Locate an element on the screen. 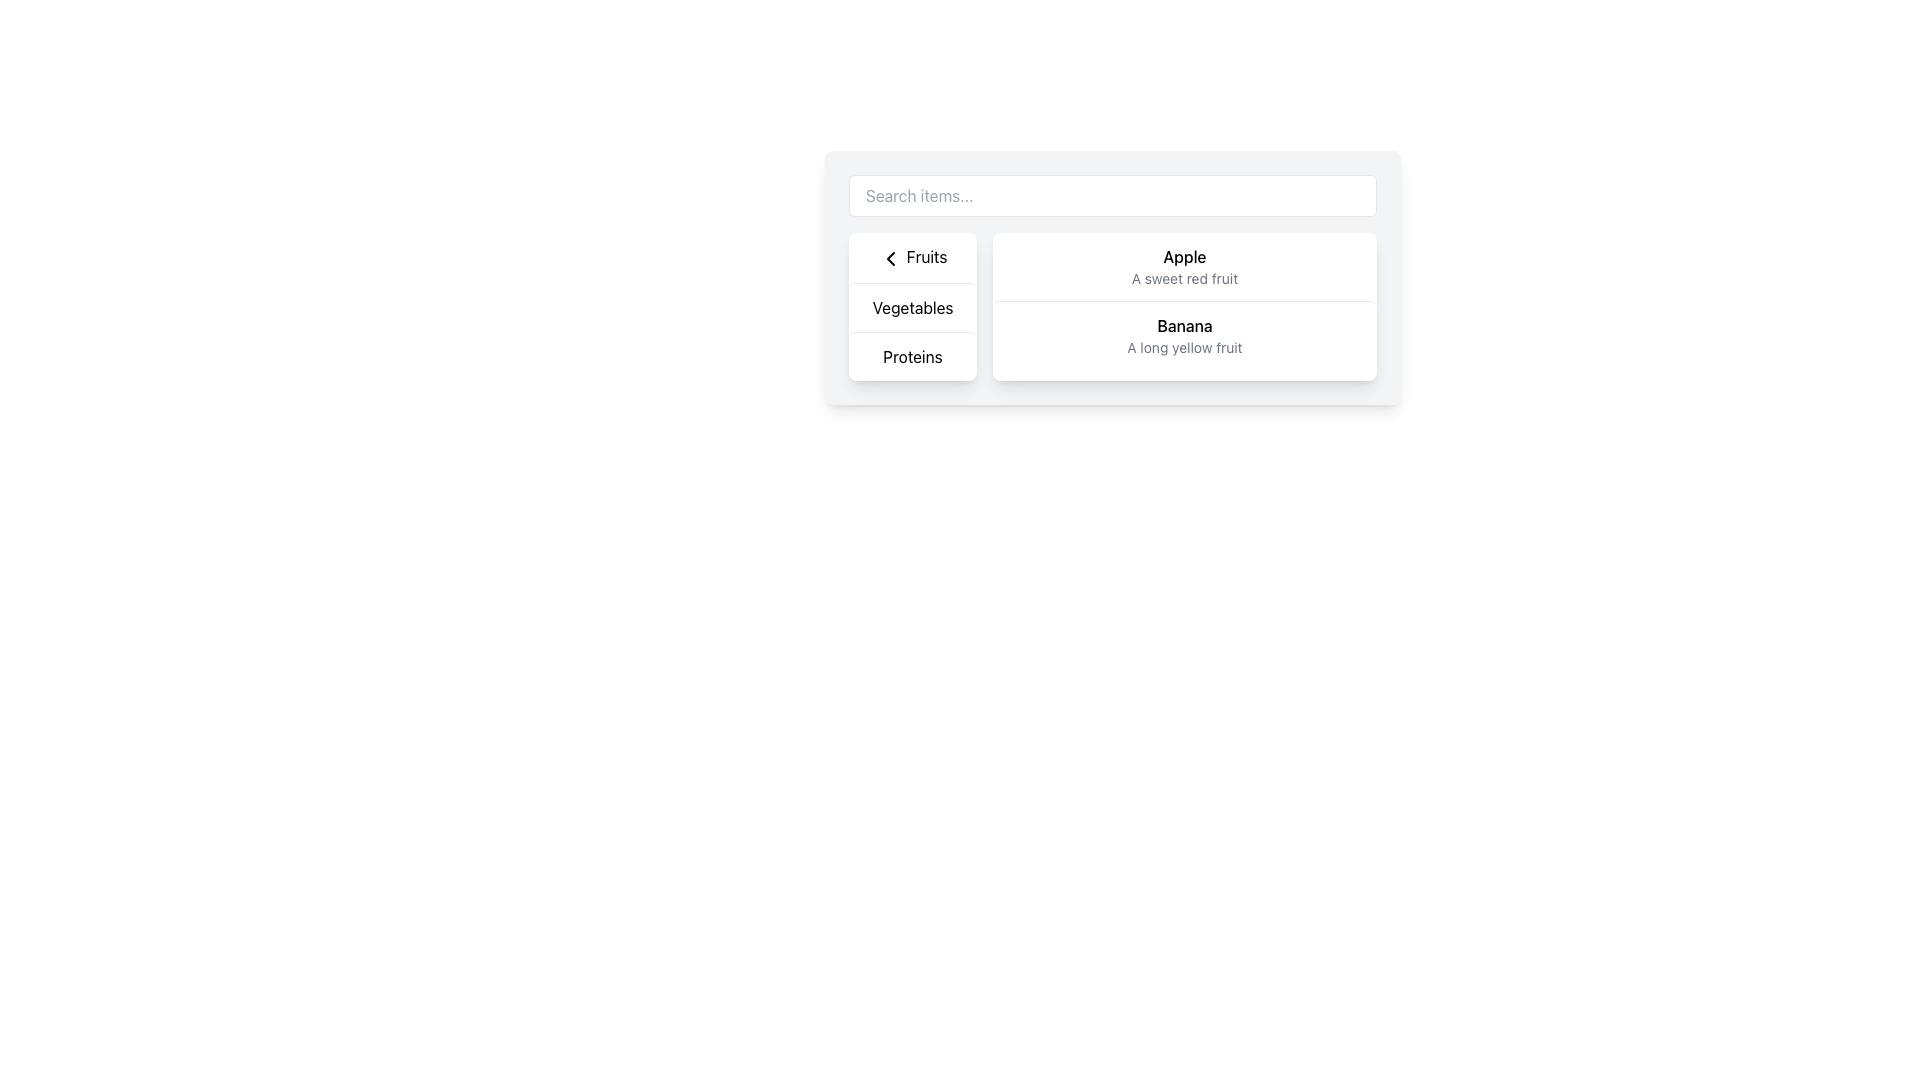 The image size is (1920, 1080). the 'Vegetables' button, which is styled with moderate padding and hover effects, positioned in a vertically stacked list between 'Fruits' and 'Proteins' is located at coordinates (911, 307).